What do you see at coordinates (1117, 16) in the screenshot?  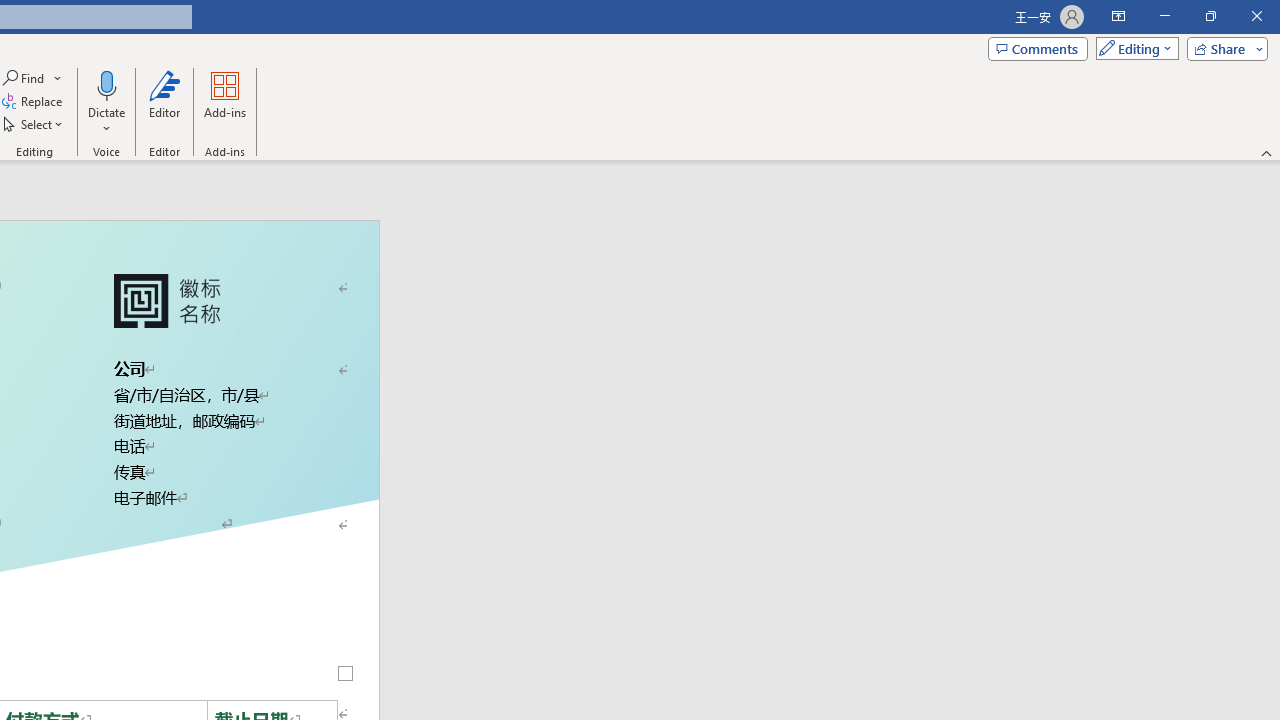 I see `'Ribbon Display Options'` at bounding box center [1117, 16].